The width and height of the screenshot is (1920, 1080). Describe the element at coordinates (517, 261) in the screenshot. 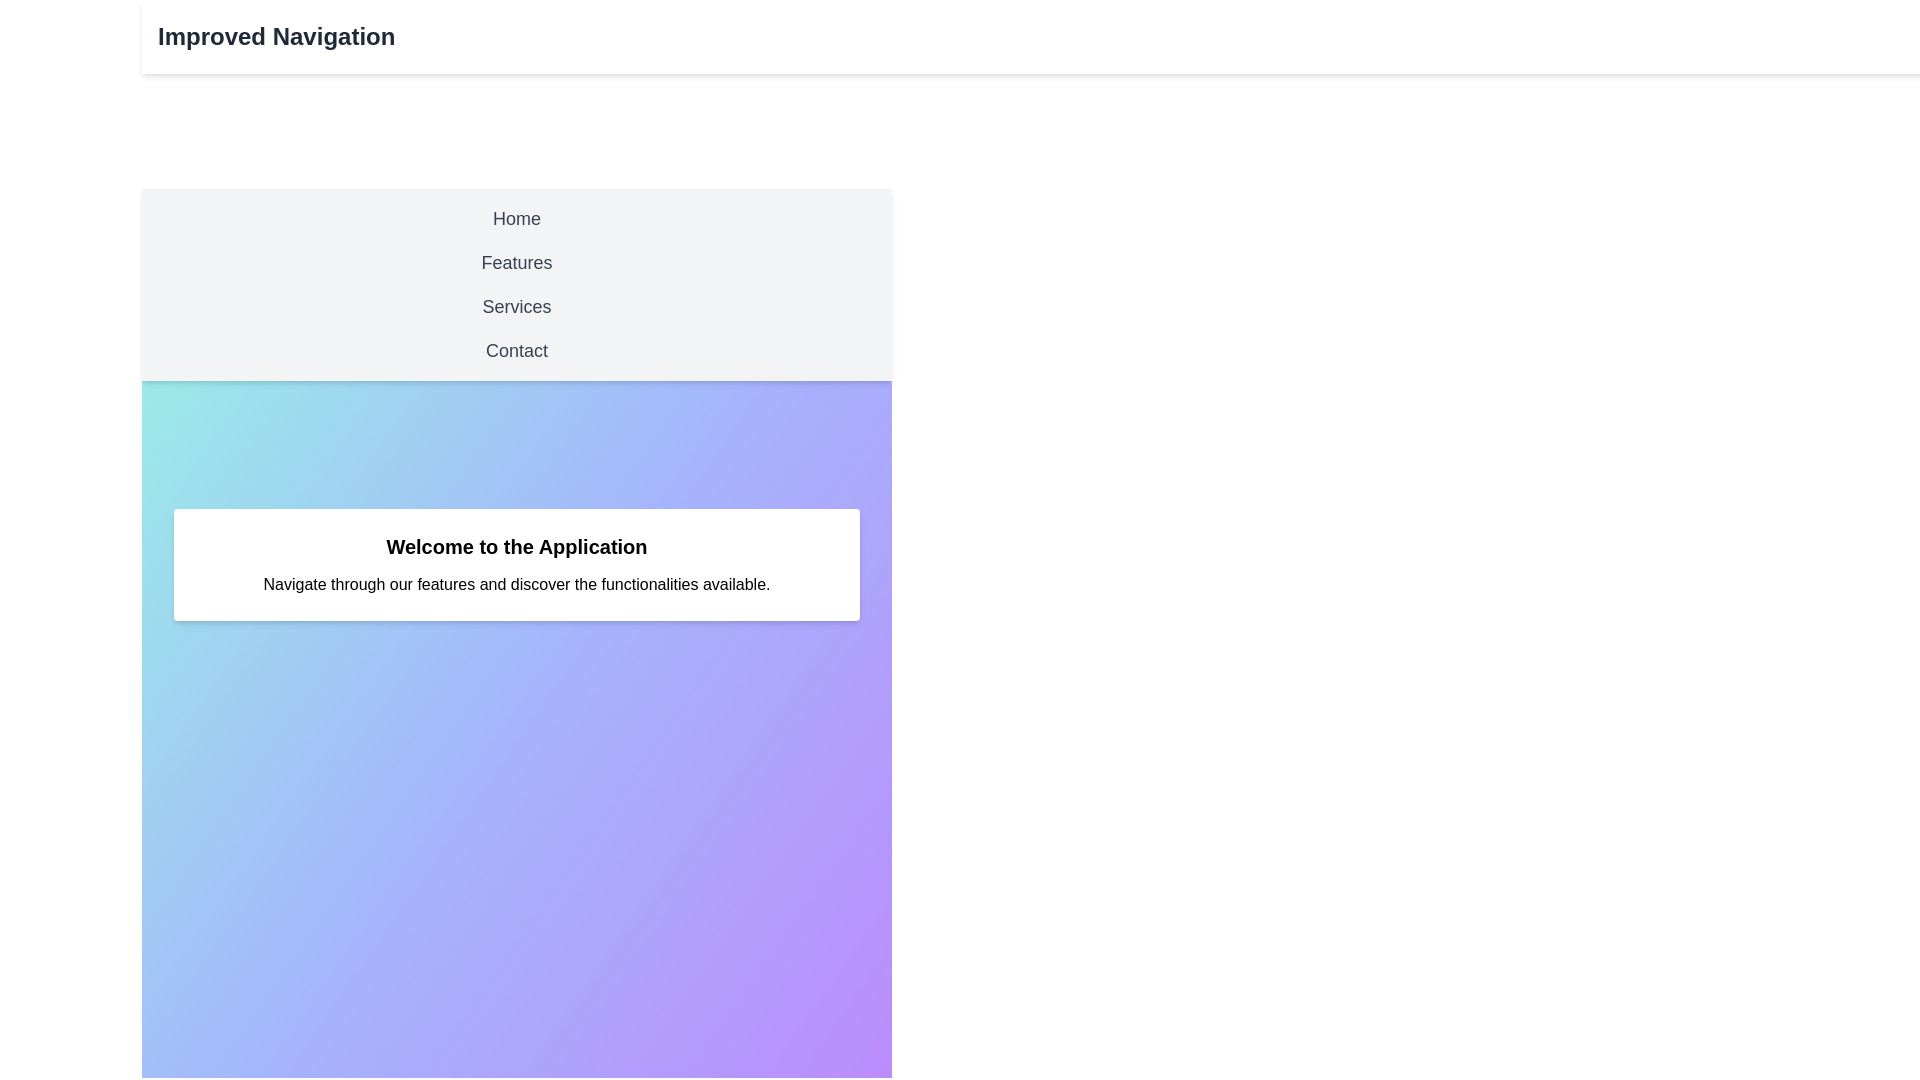

I see `the navigation menu item Features` at that location.